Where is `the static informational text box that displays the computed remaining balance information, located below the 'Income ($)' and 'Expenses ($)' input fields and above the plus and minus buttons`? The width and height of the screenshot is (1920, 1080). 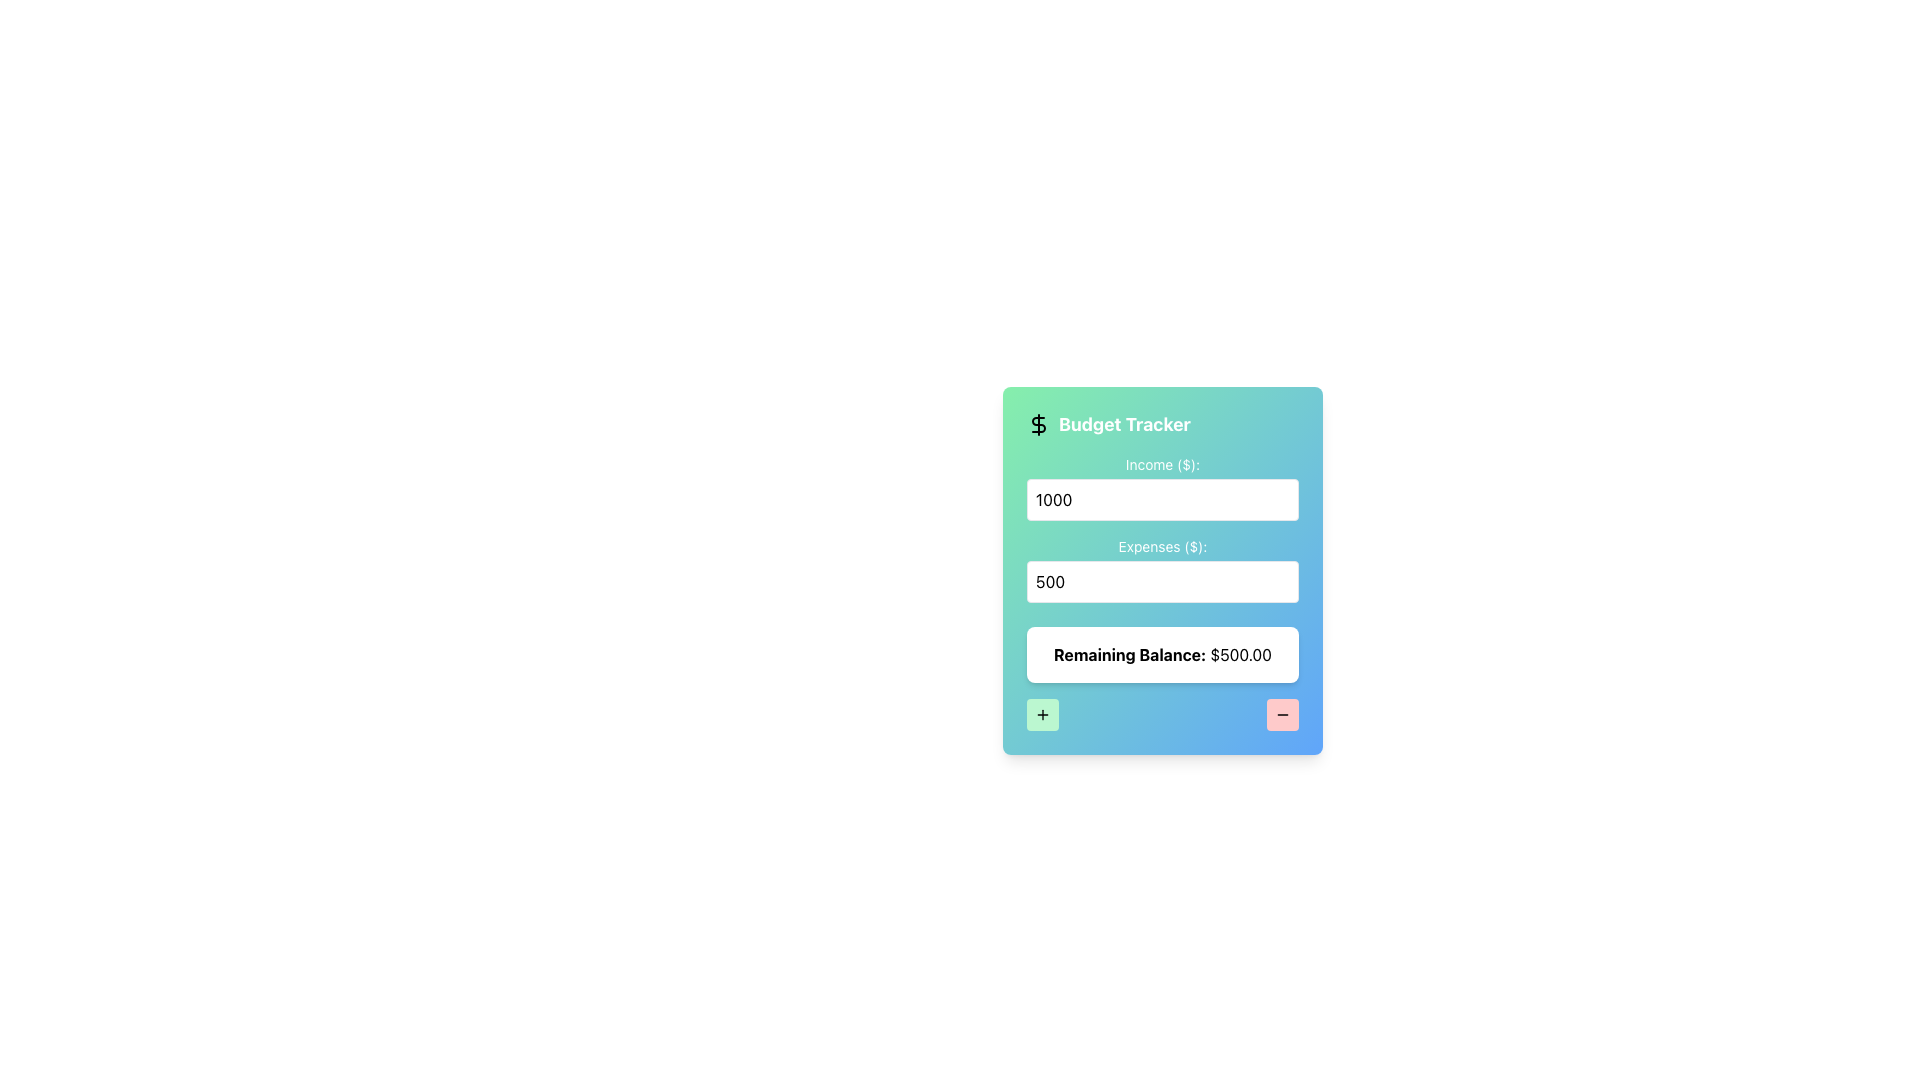 the static informational text box that displays the computed remaining balance information, located below the 'Income ($)' and 'Expenses ($)' input fields and above the plus and minus buttons is located at coordinates (1162, 655).